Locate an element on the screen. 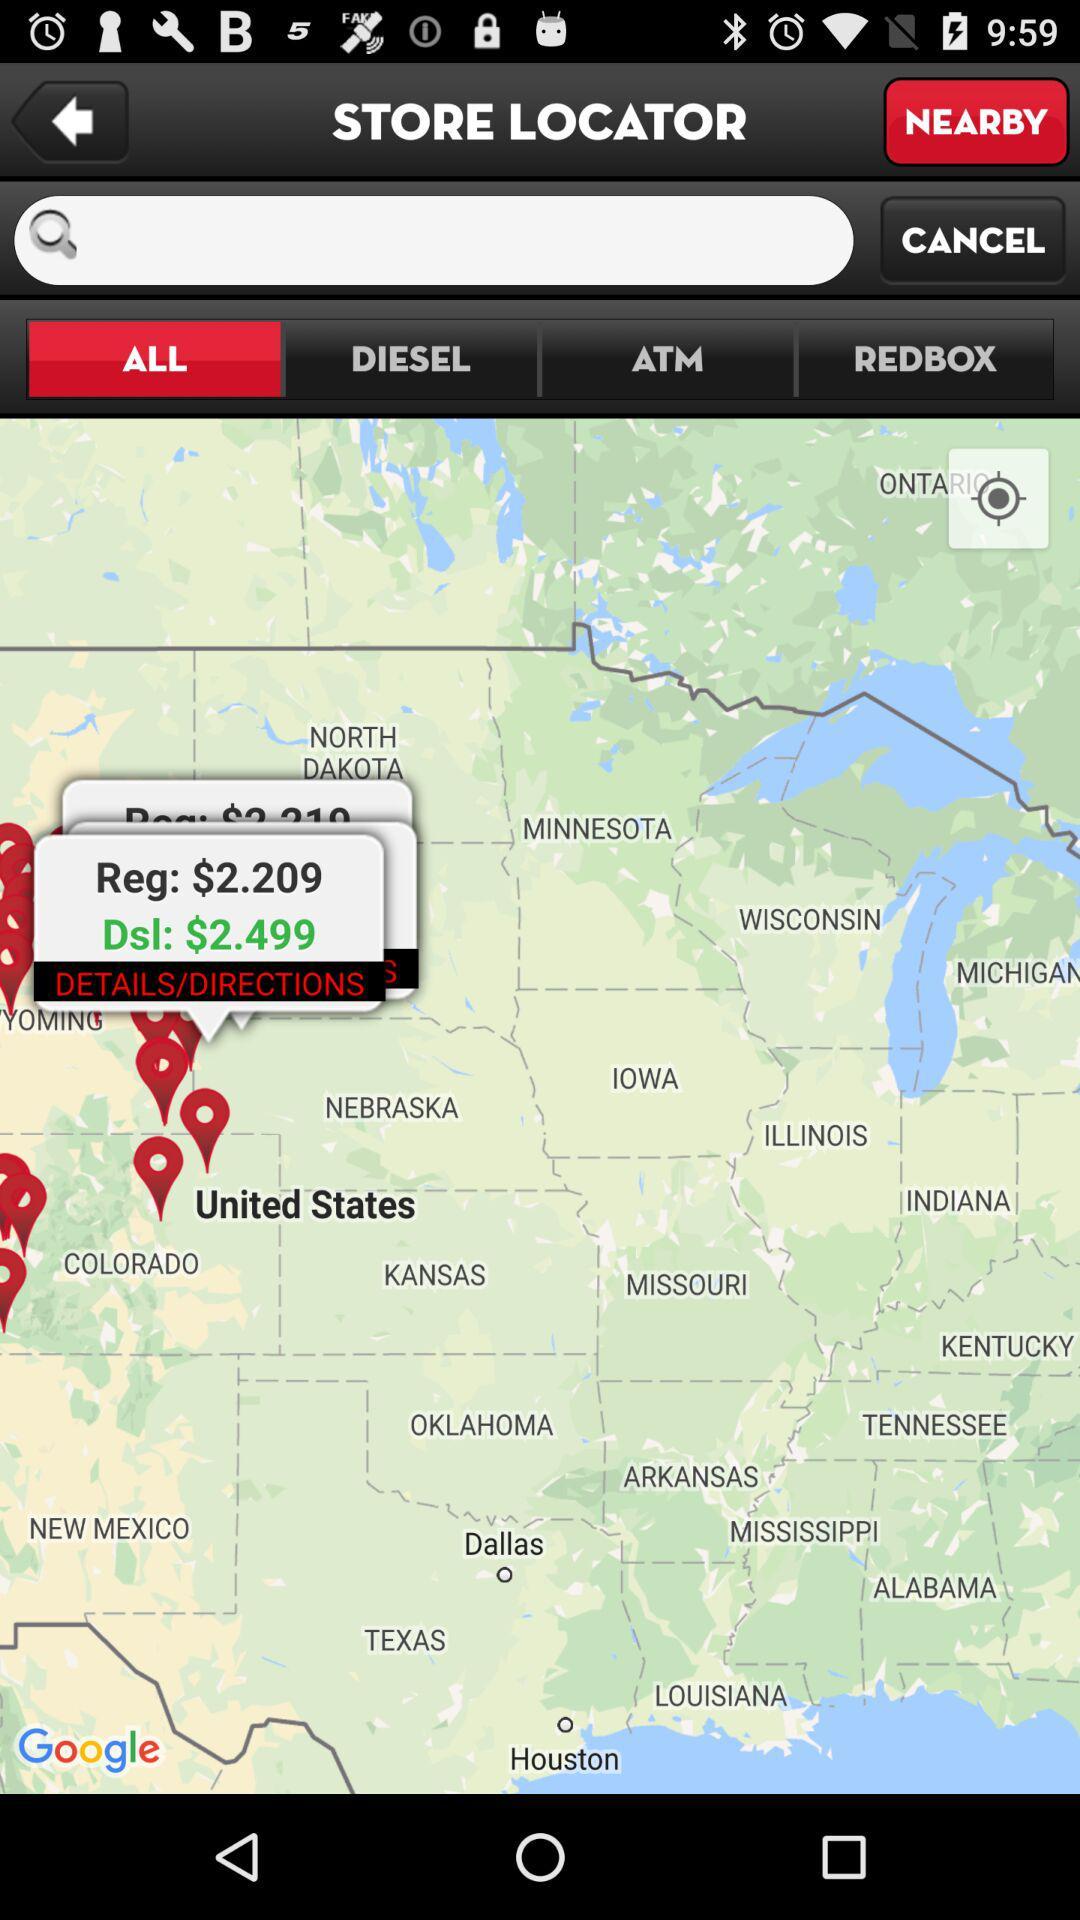 This screenshot has width=1080, height=1920. diesel is located at coordinates (410, 359).